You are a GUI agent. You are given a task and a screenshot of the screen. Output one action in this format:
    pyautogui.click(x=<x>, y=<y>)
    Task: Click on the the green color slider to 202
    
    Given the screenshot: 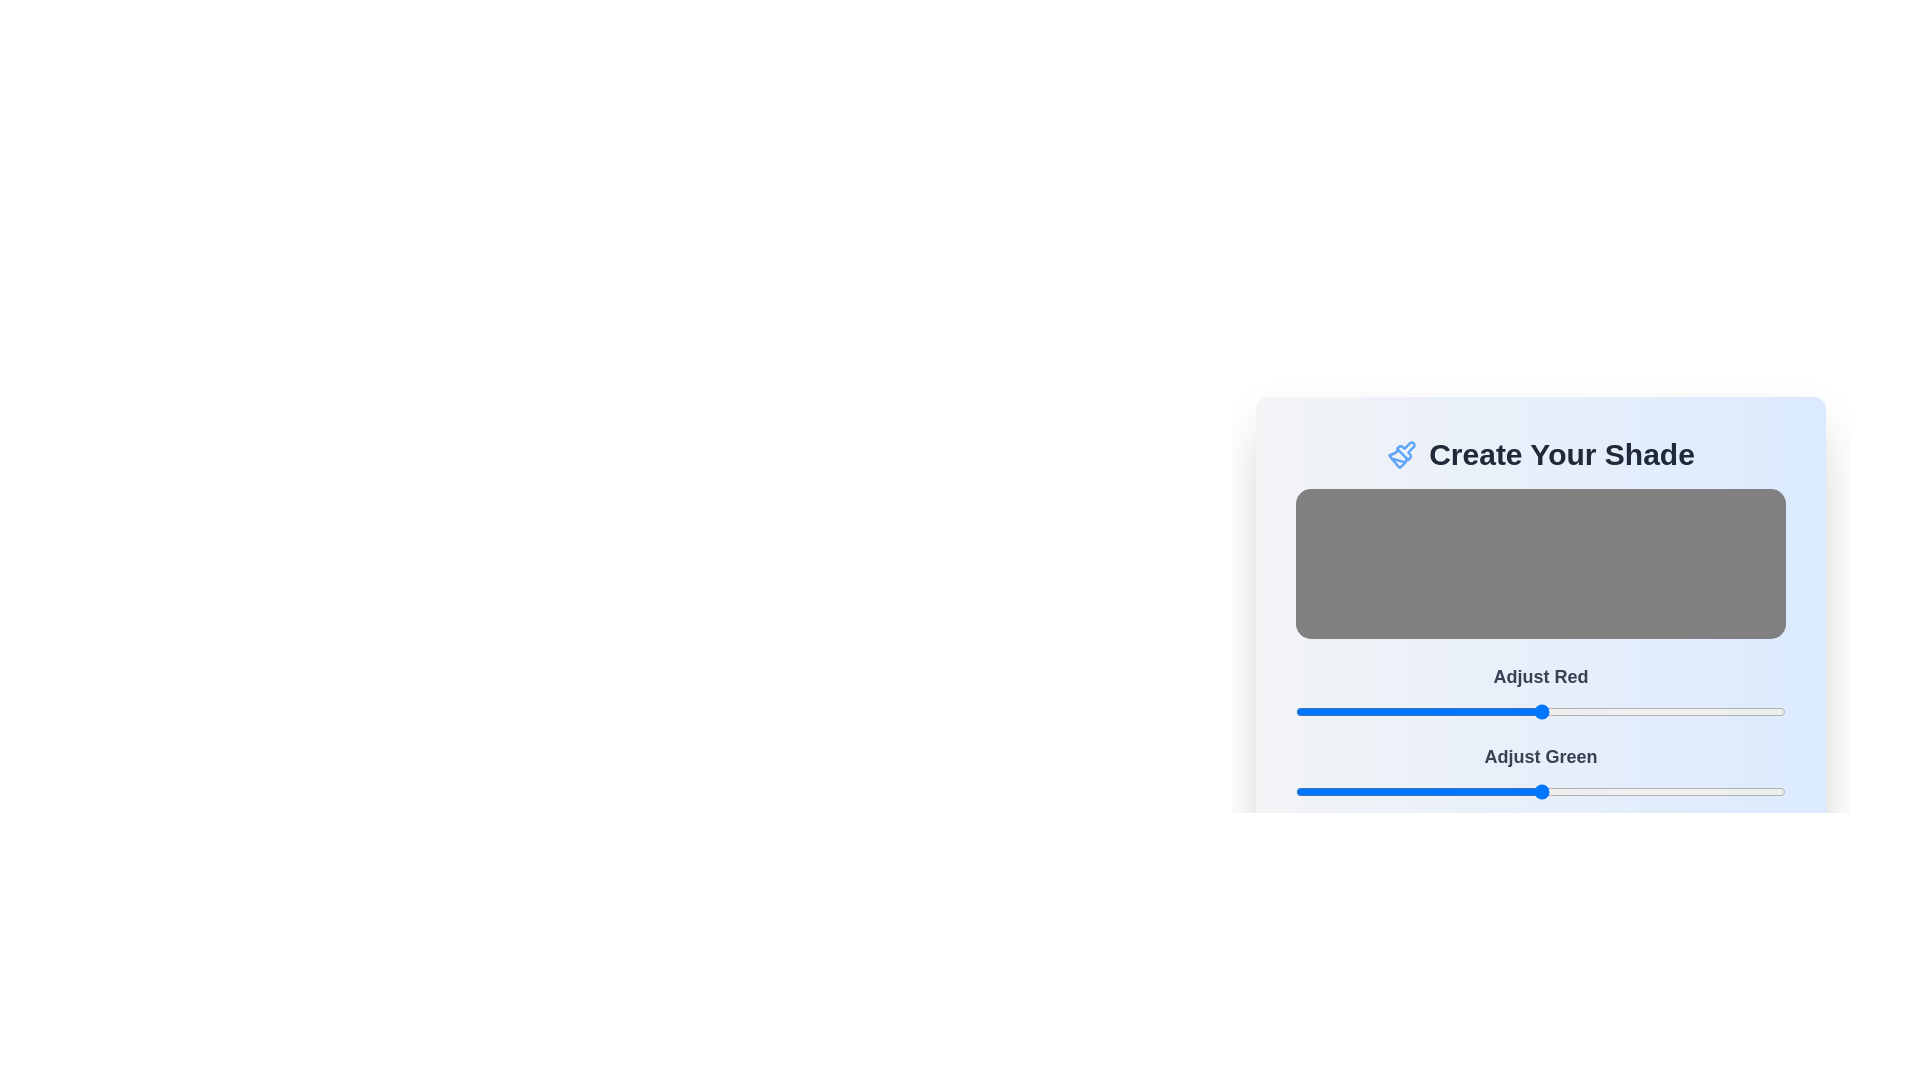 What is the action you would take?
    pyautogui.click(x=1683, y=790)
    